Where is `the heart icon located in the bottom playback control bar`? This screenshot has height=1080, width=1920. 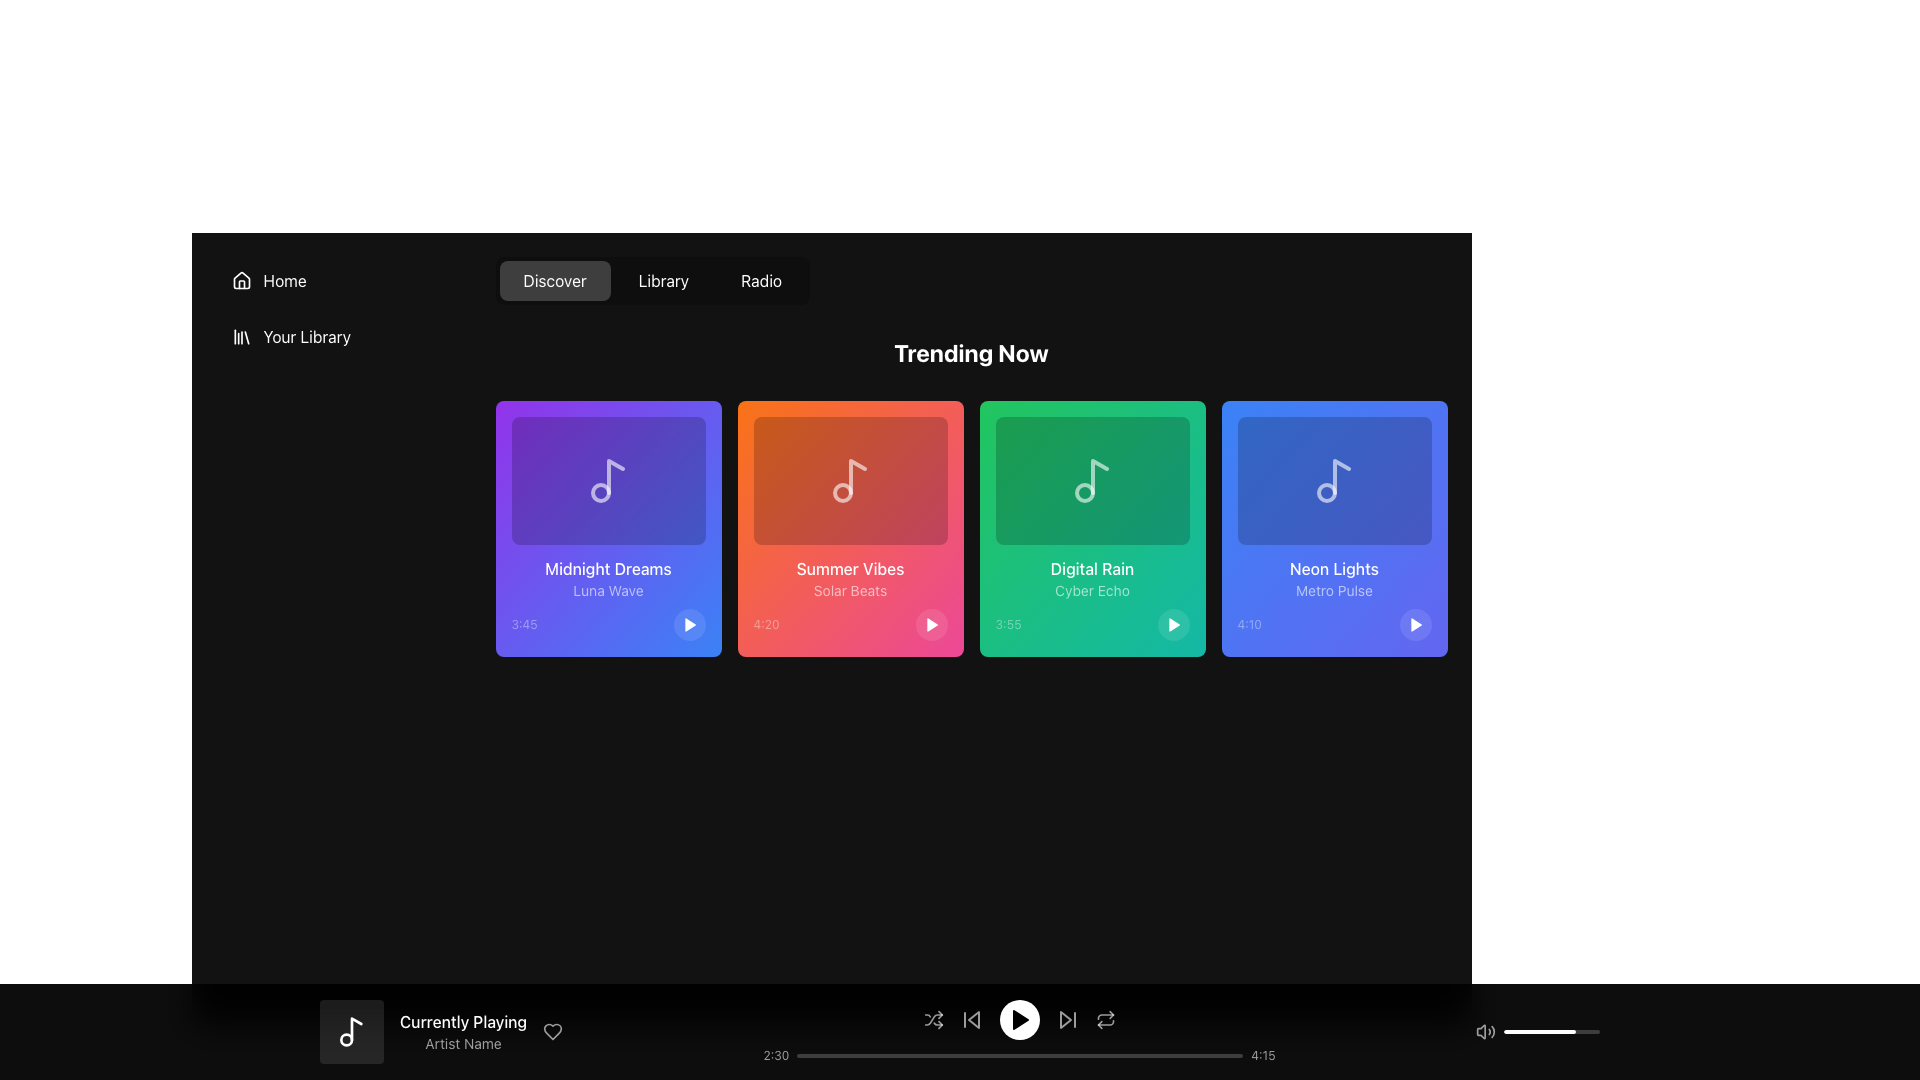
the heart icon located in the bottom playback control bar is located at coordinates (553, 1032).